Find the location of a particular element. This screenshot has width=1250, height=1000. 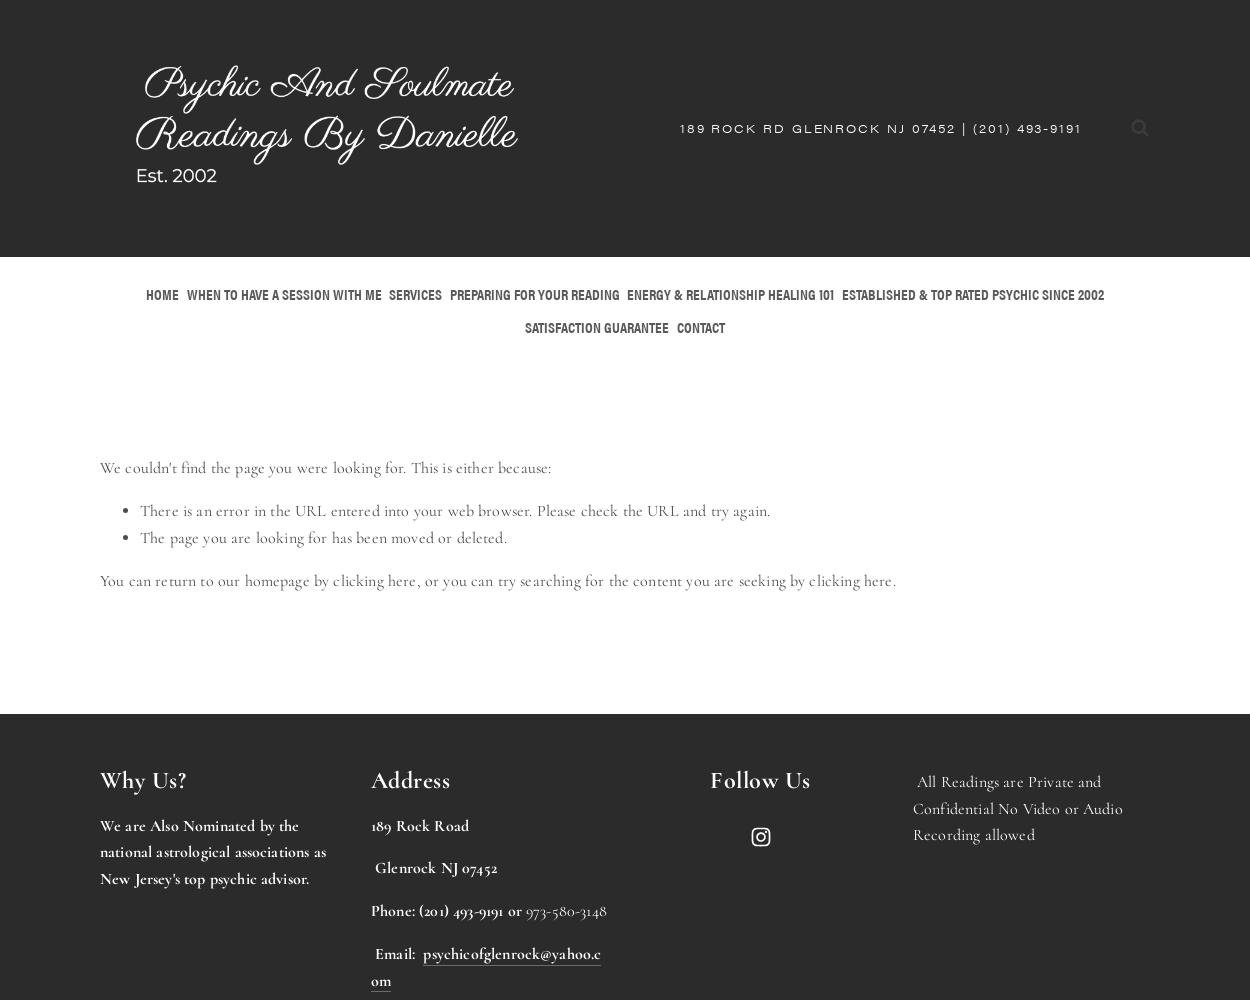

', or you can try searching for the
  content you are seeking by' is located at coordinates (611, 579).